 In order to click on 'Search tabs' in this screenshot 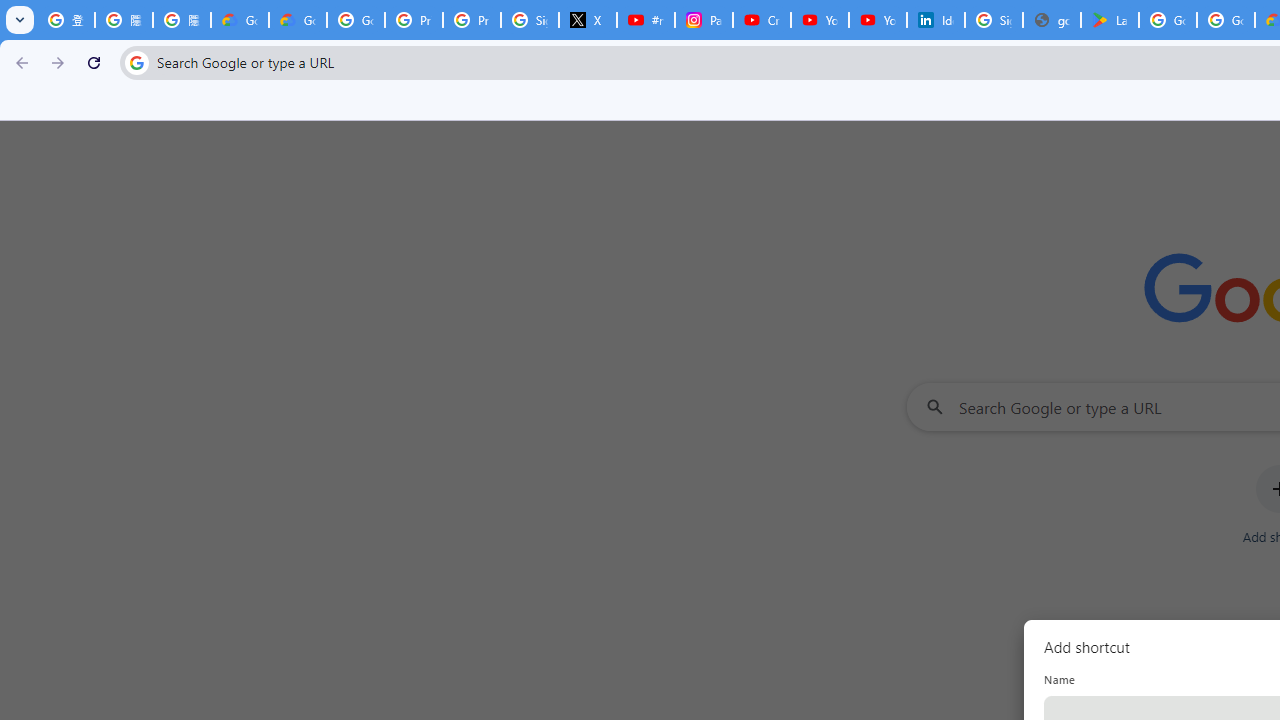, I will do `click(20, 20)`.